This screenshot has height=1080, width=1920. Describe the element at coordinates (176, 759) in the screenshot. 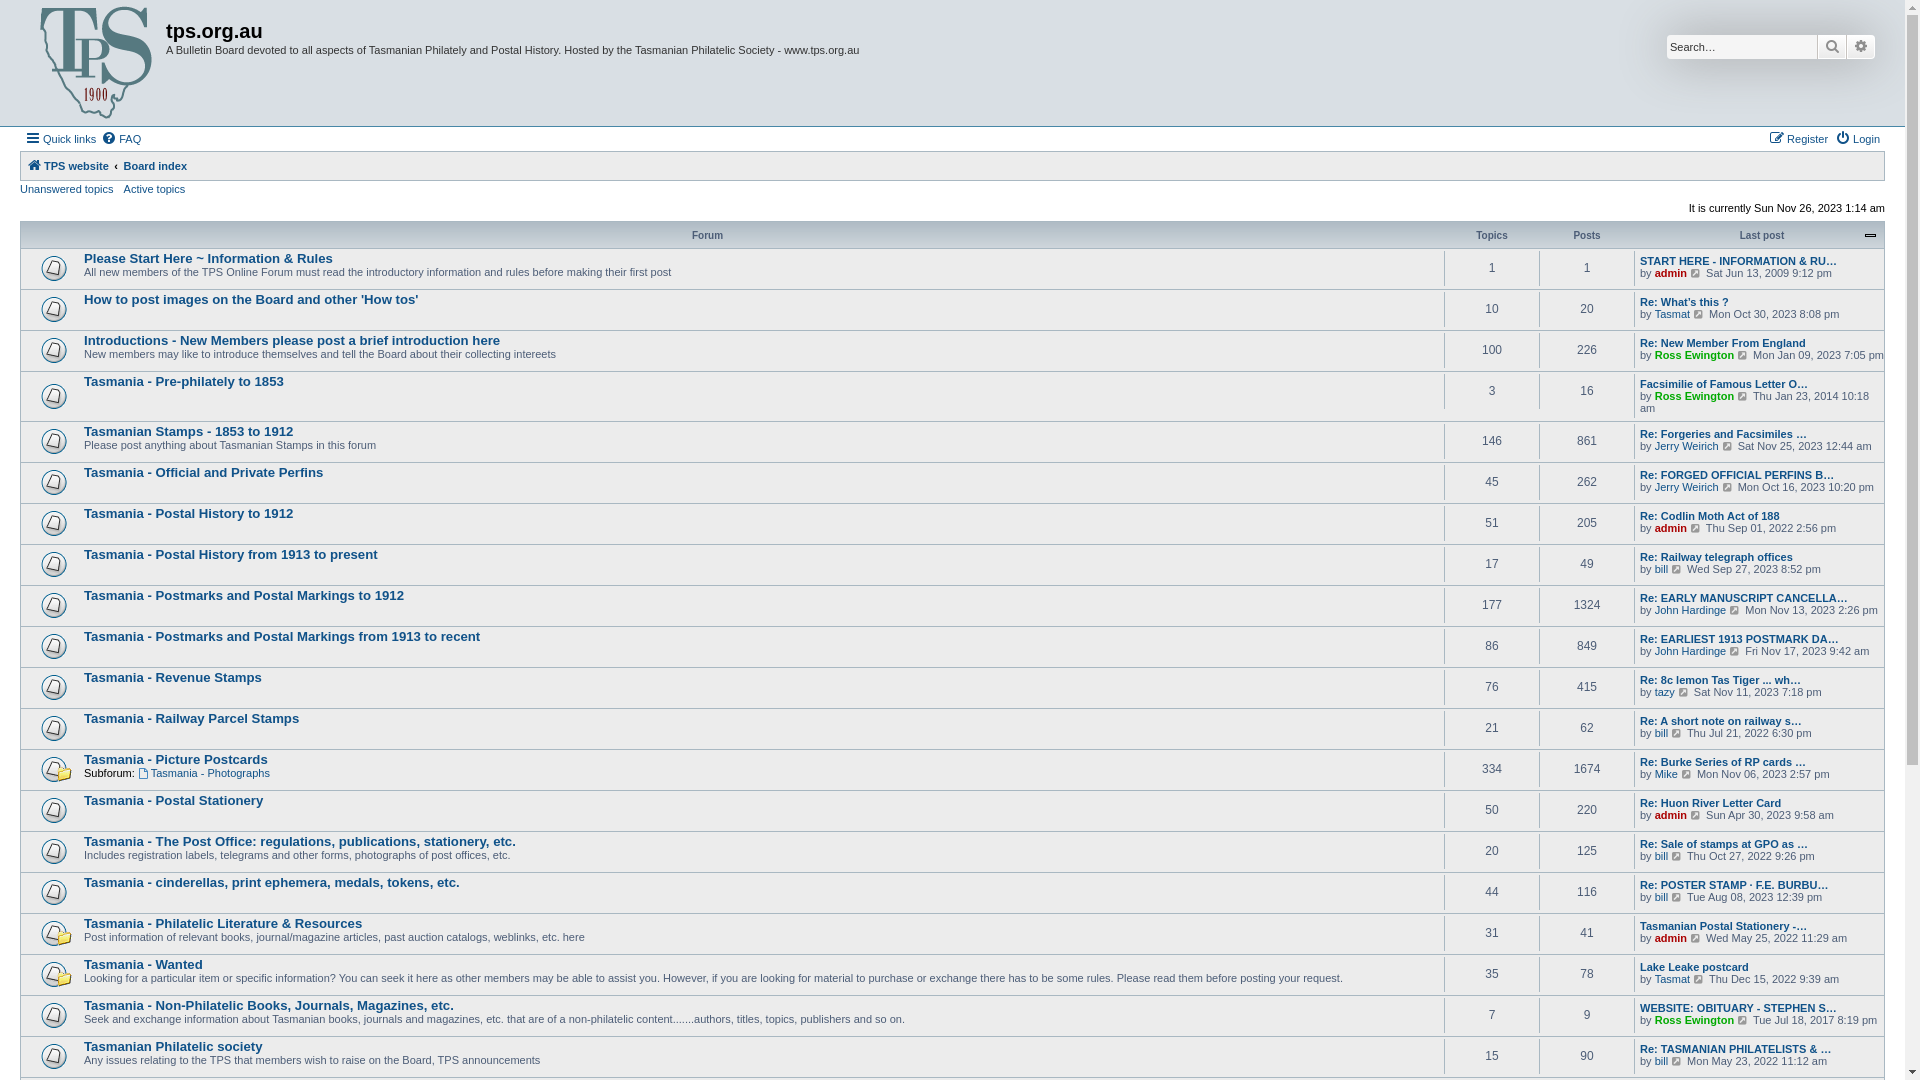

I see `'Tasmania - Picture Postcards'` at that location.